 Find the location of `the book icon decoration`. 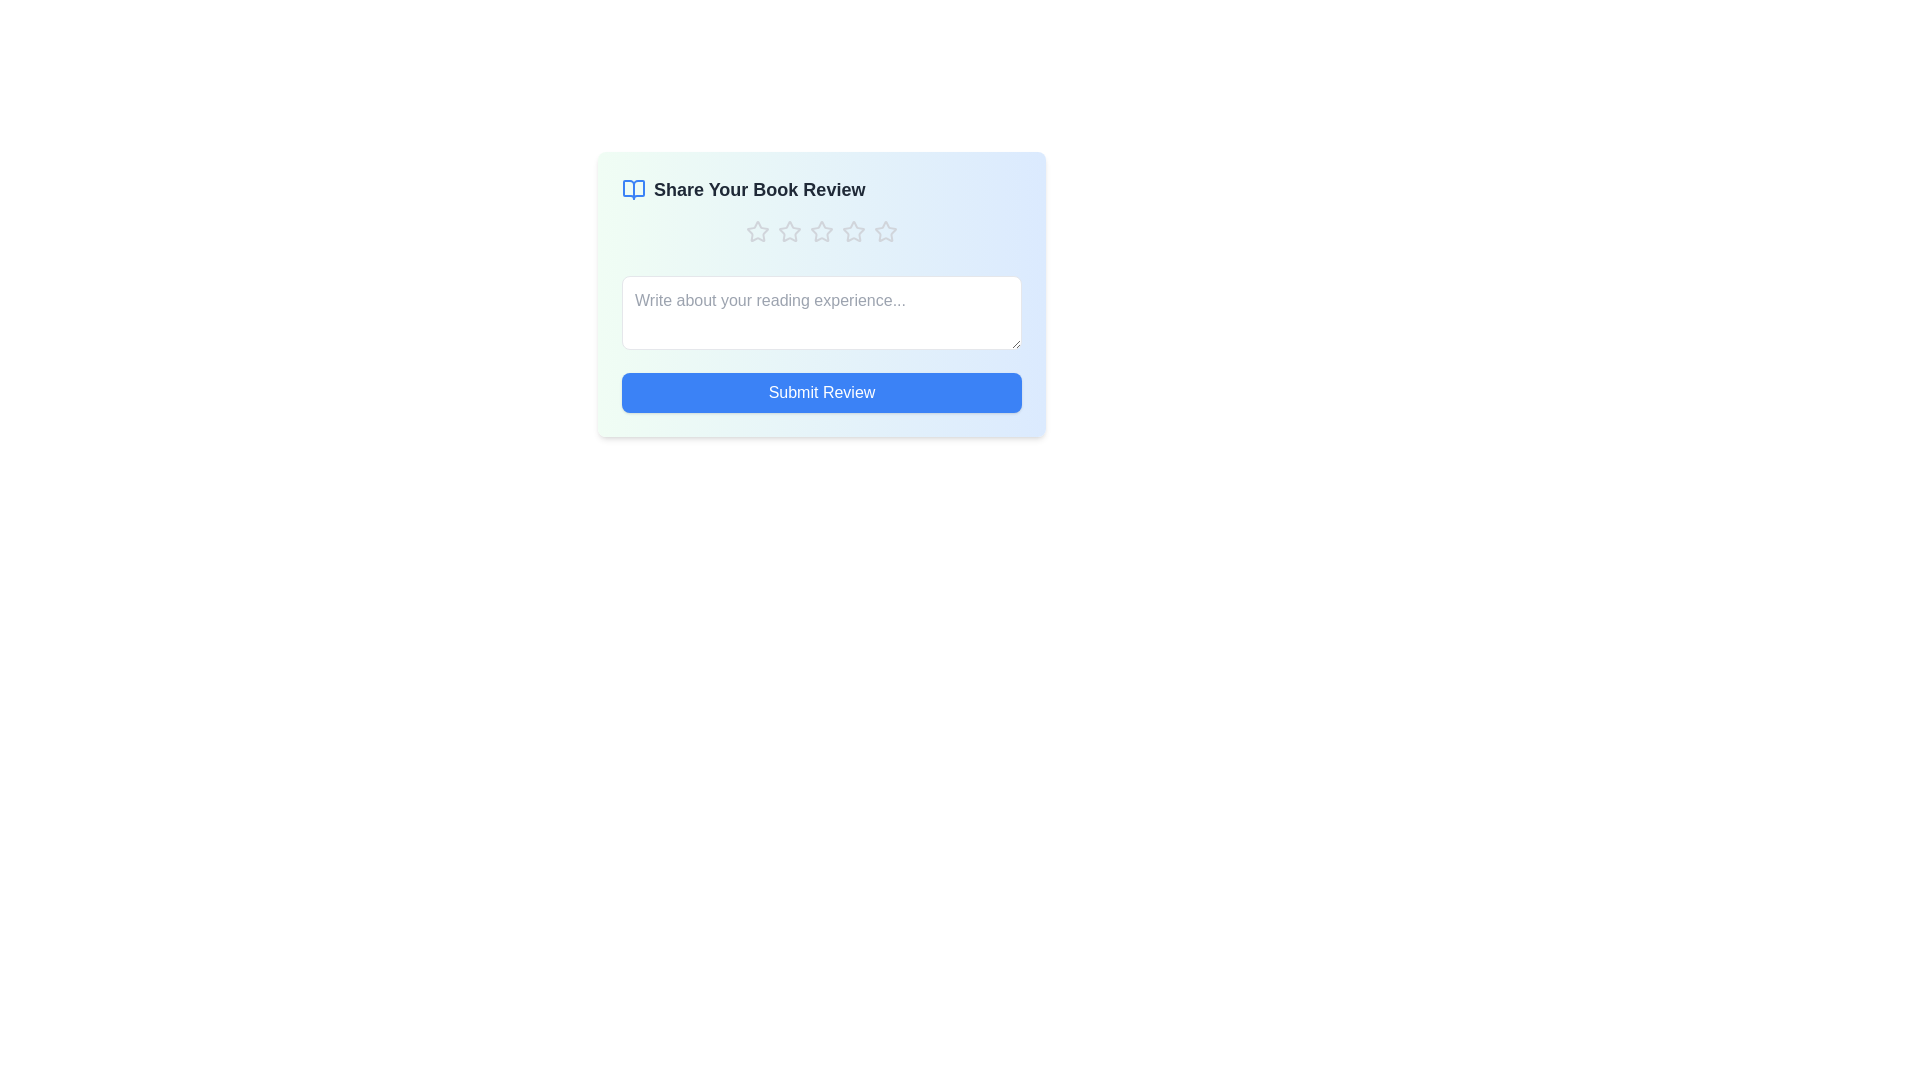

the book icon decoration is located at coordinates (632, 189).